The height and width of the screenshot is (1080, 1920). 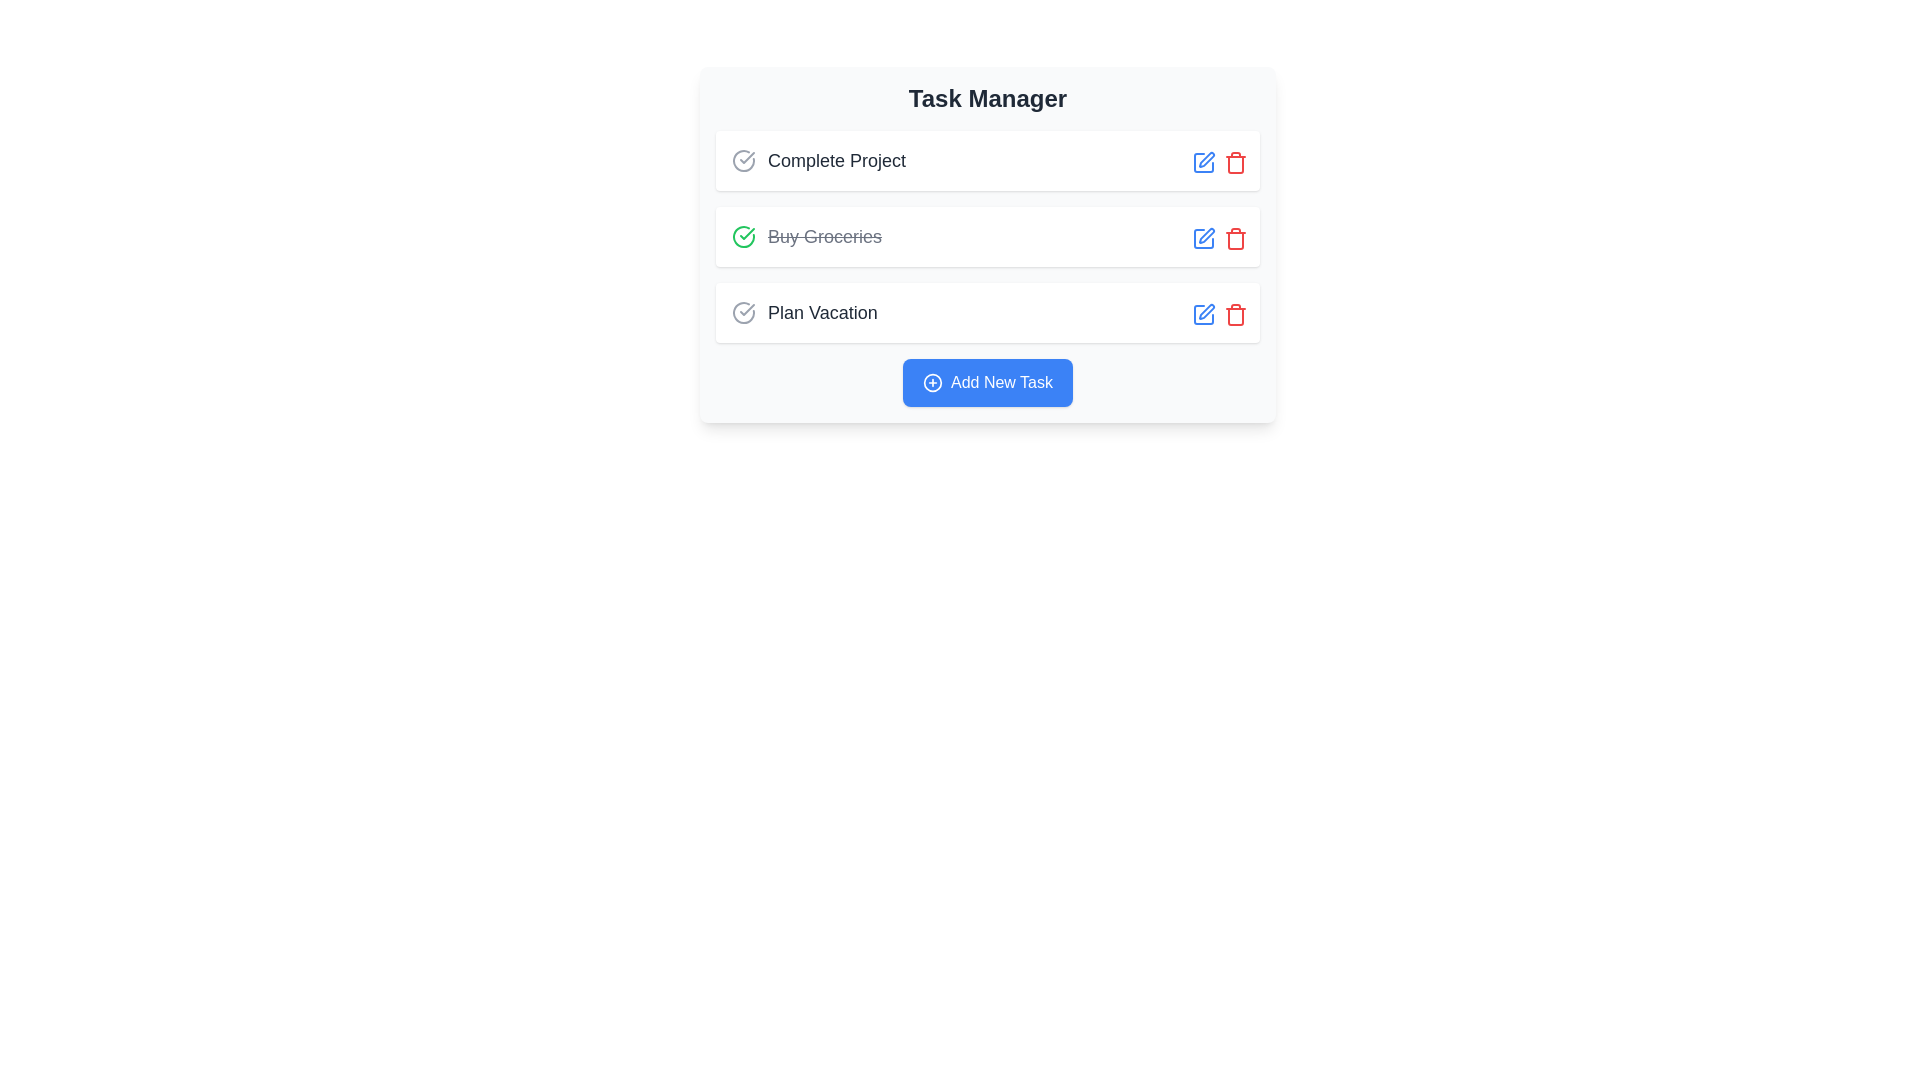 I want to click on the 'Buy Groceries' ListItem in the Task Manager section, so click(x=988, y=235).